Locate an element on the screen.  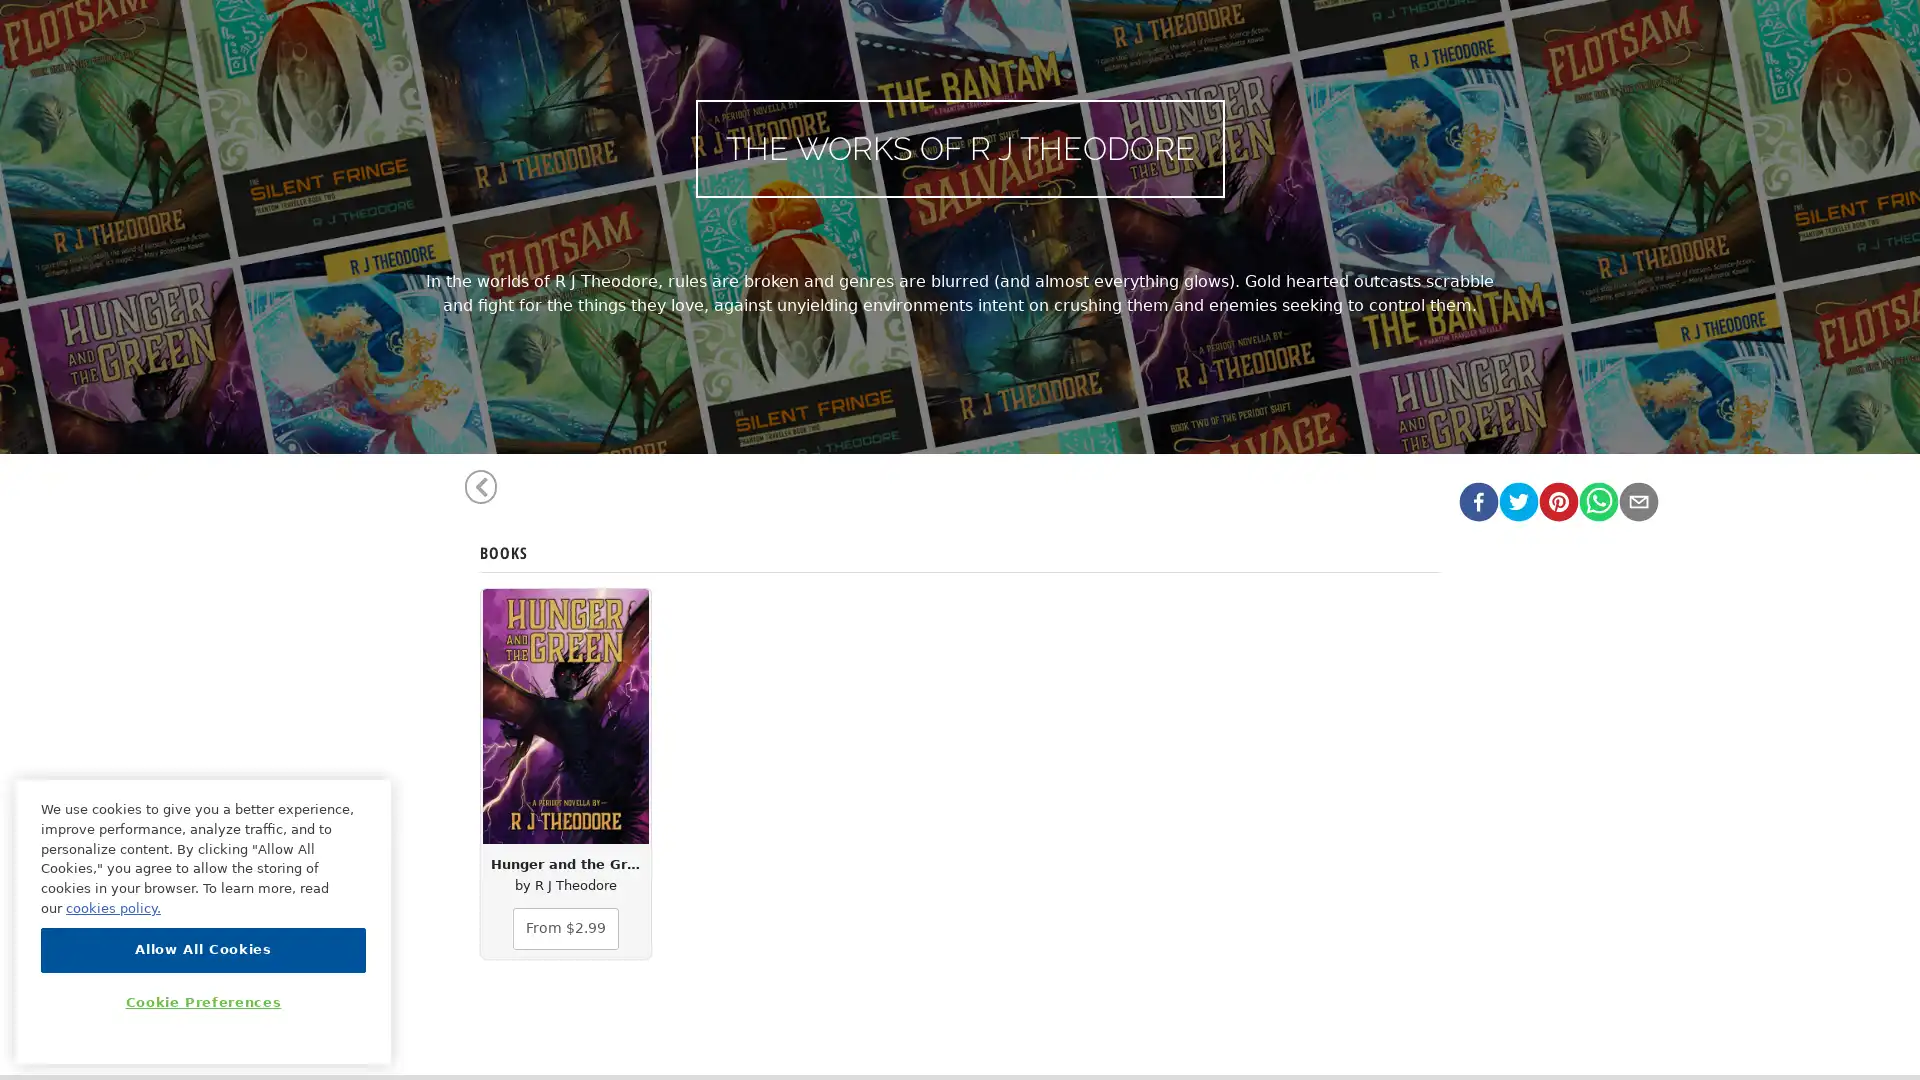
email is located at coordinates (1637, 499).